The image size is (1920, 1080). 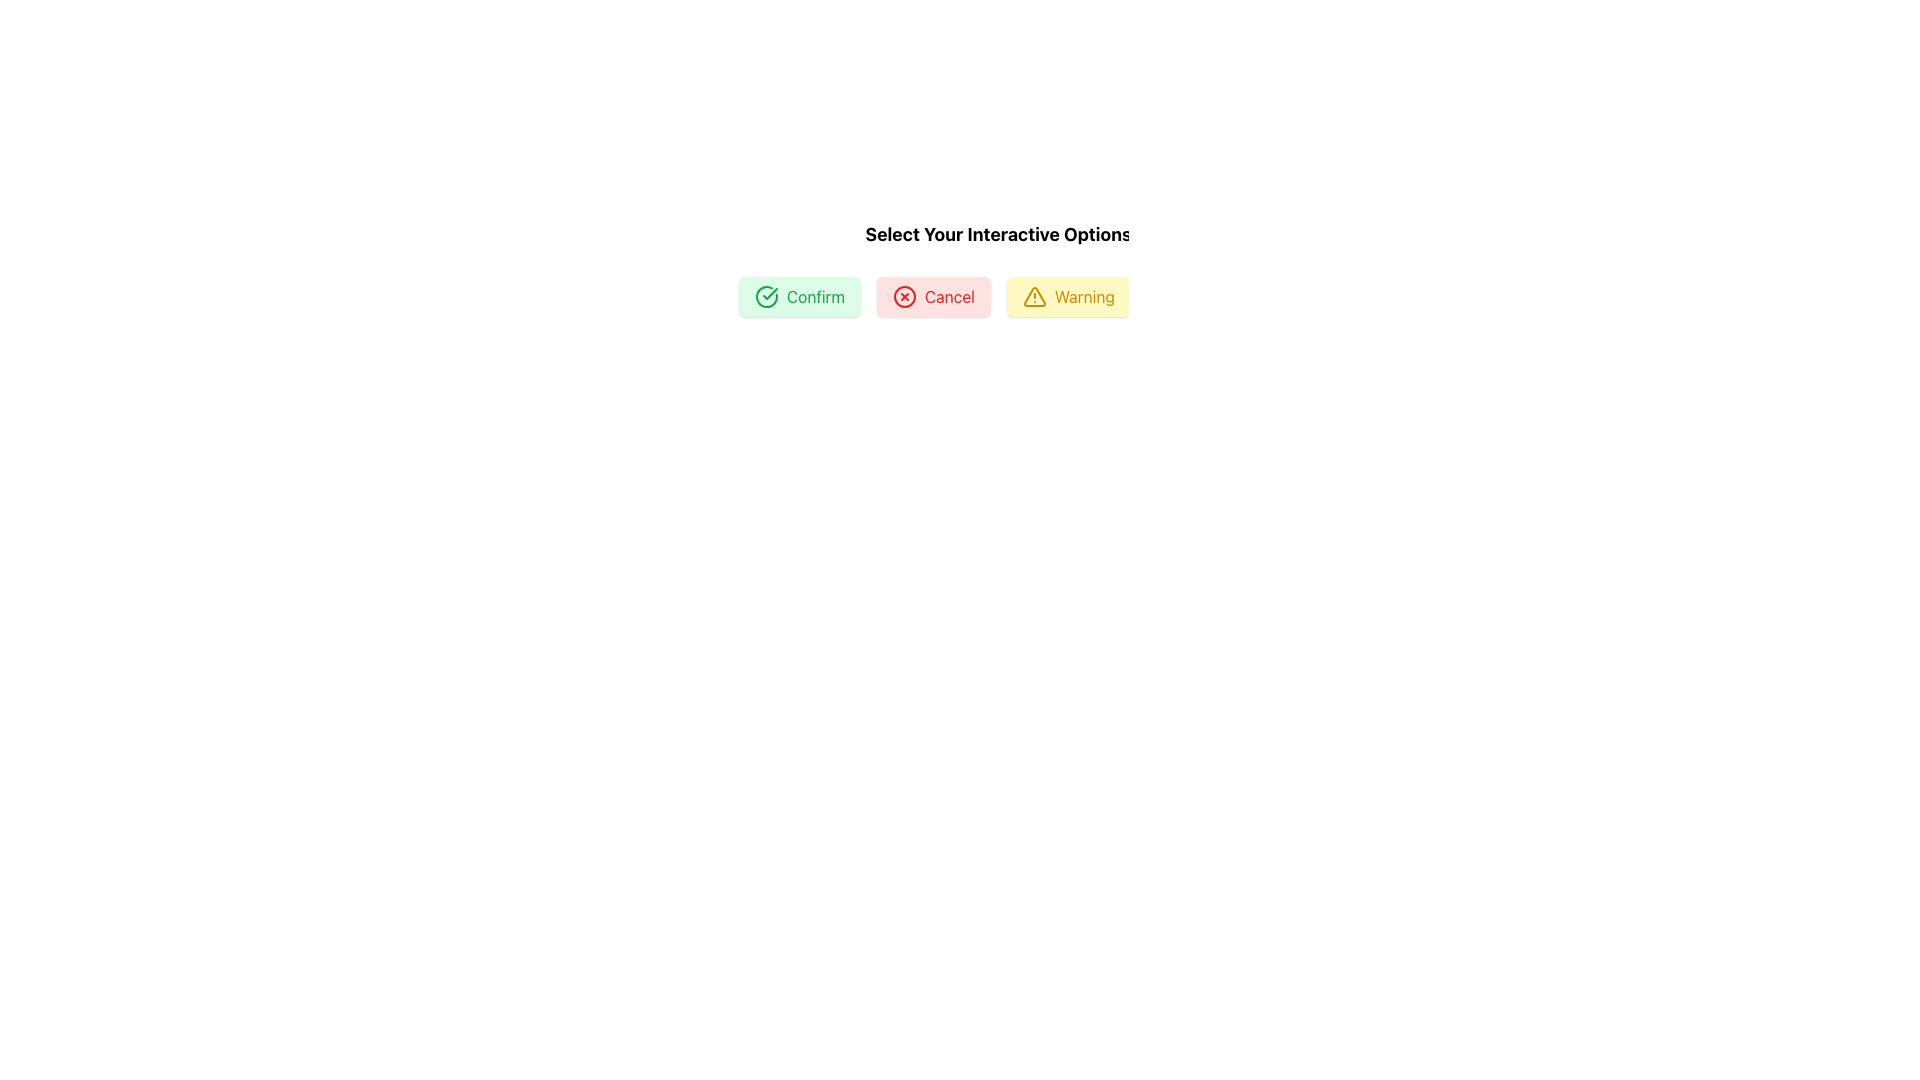 I want to click on the green checkmark icon located inside a circular outline, which is immediately to the left of the label 'Confirm' in the top area of the button group, so click(x=769, y=293).